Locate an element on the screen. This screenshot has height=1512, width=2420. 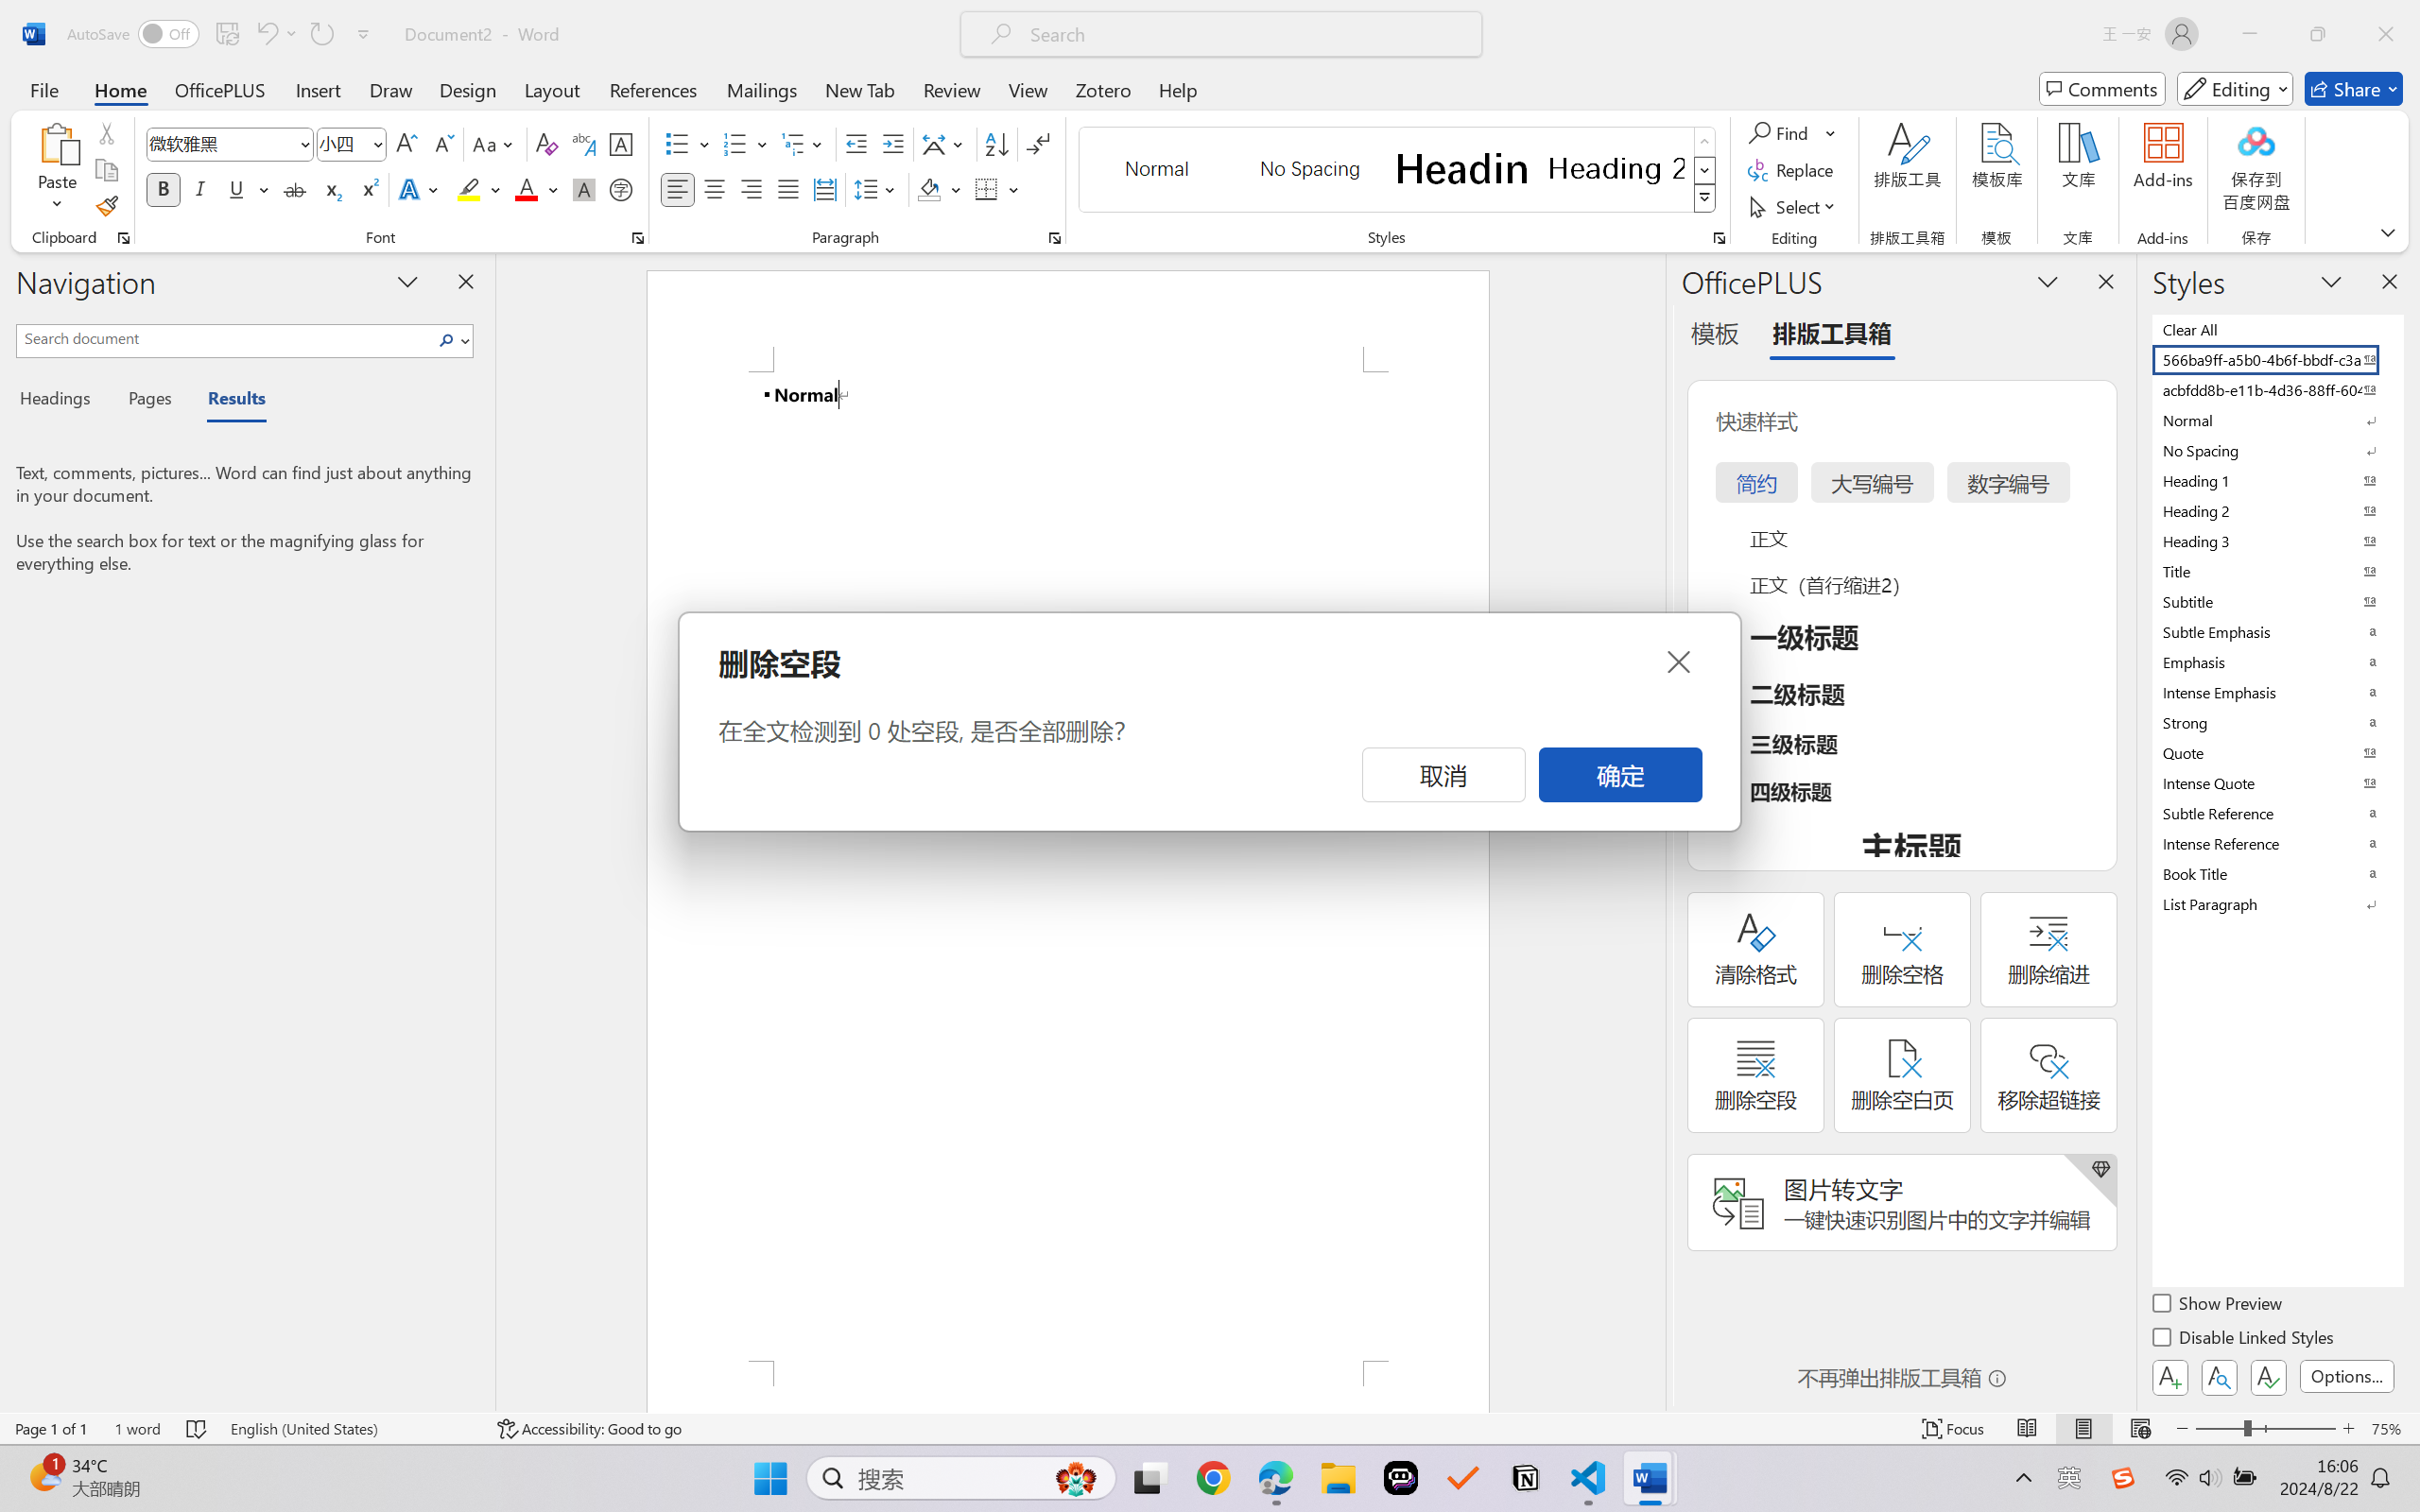
'Mode' is located at coordinates (2235, 88).